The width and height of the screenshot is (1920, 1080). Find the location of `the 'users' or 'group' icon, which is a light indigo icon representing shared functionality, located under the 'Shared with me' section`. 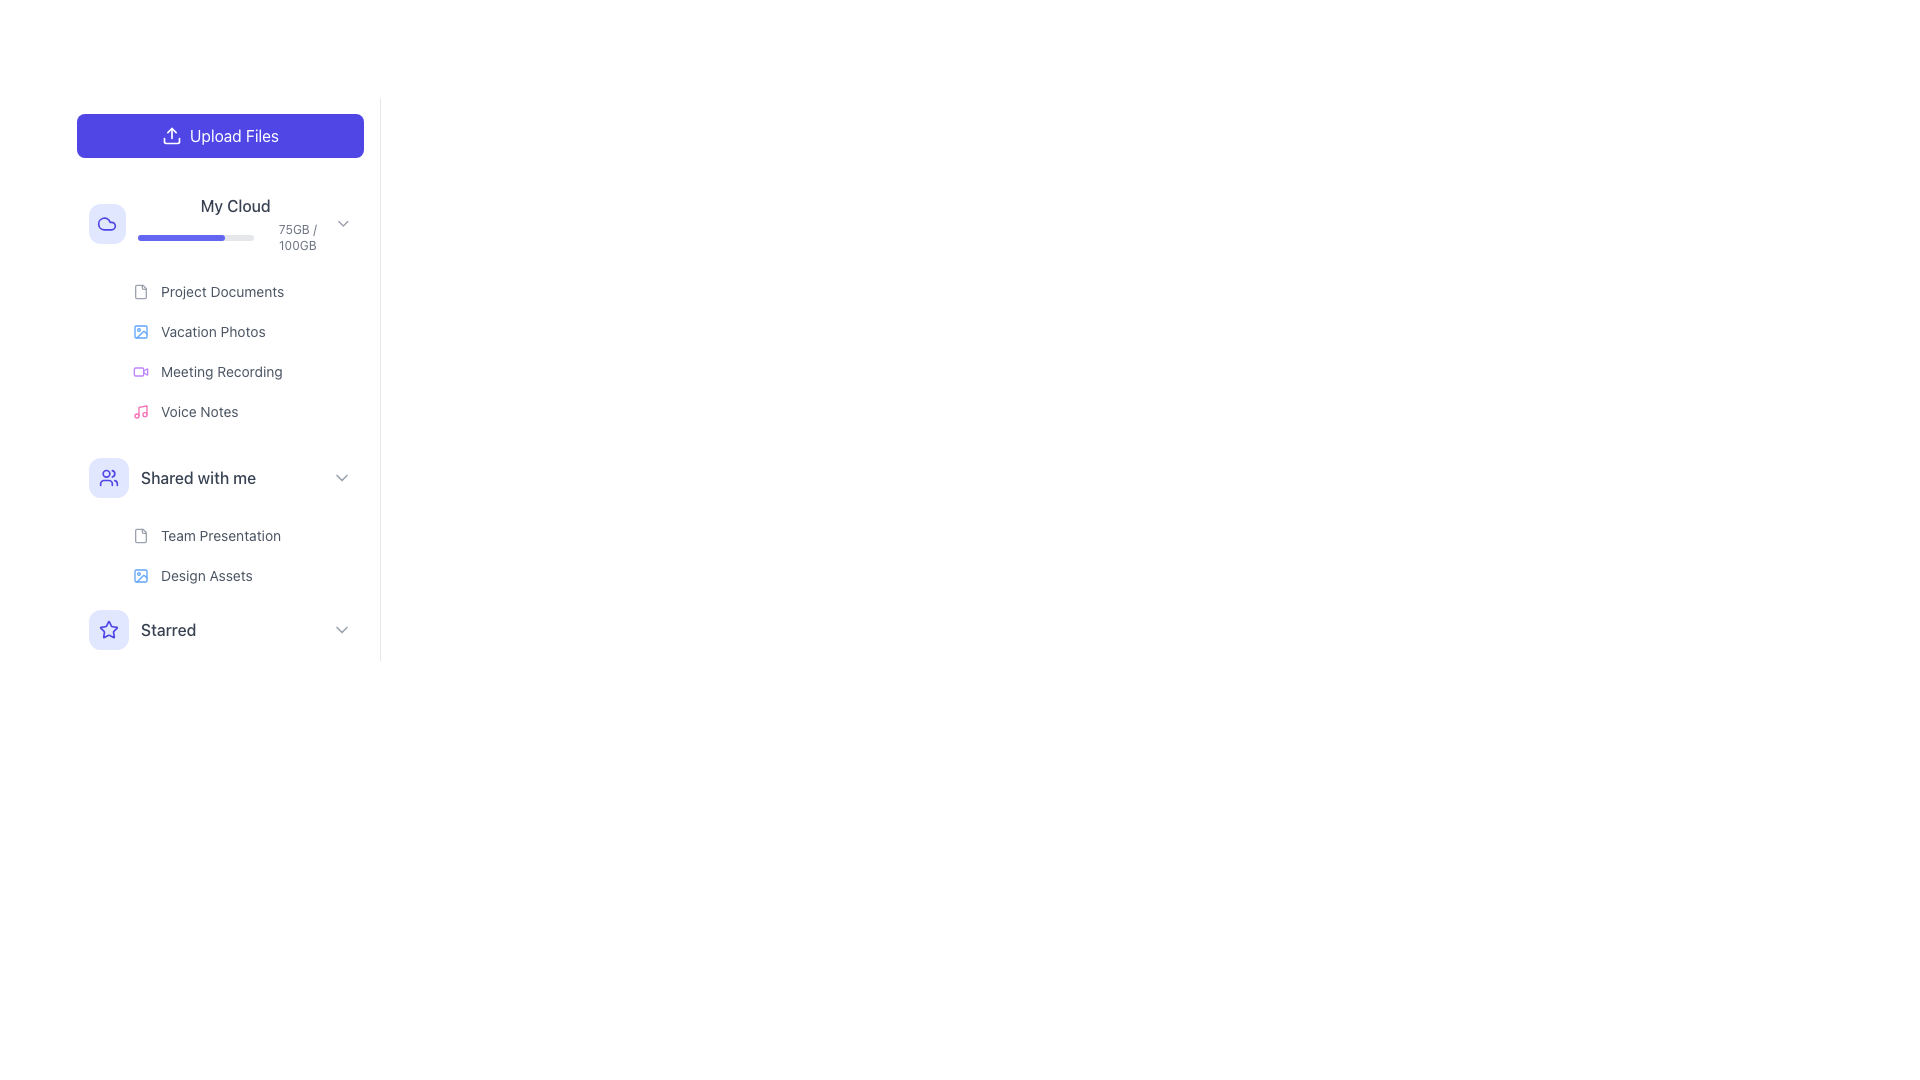

the 'users' or 'group' icon, which is a light indigo icon representing shared functionality, located under the 'Shared with me' section is located at coordinates (108, 478).